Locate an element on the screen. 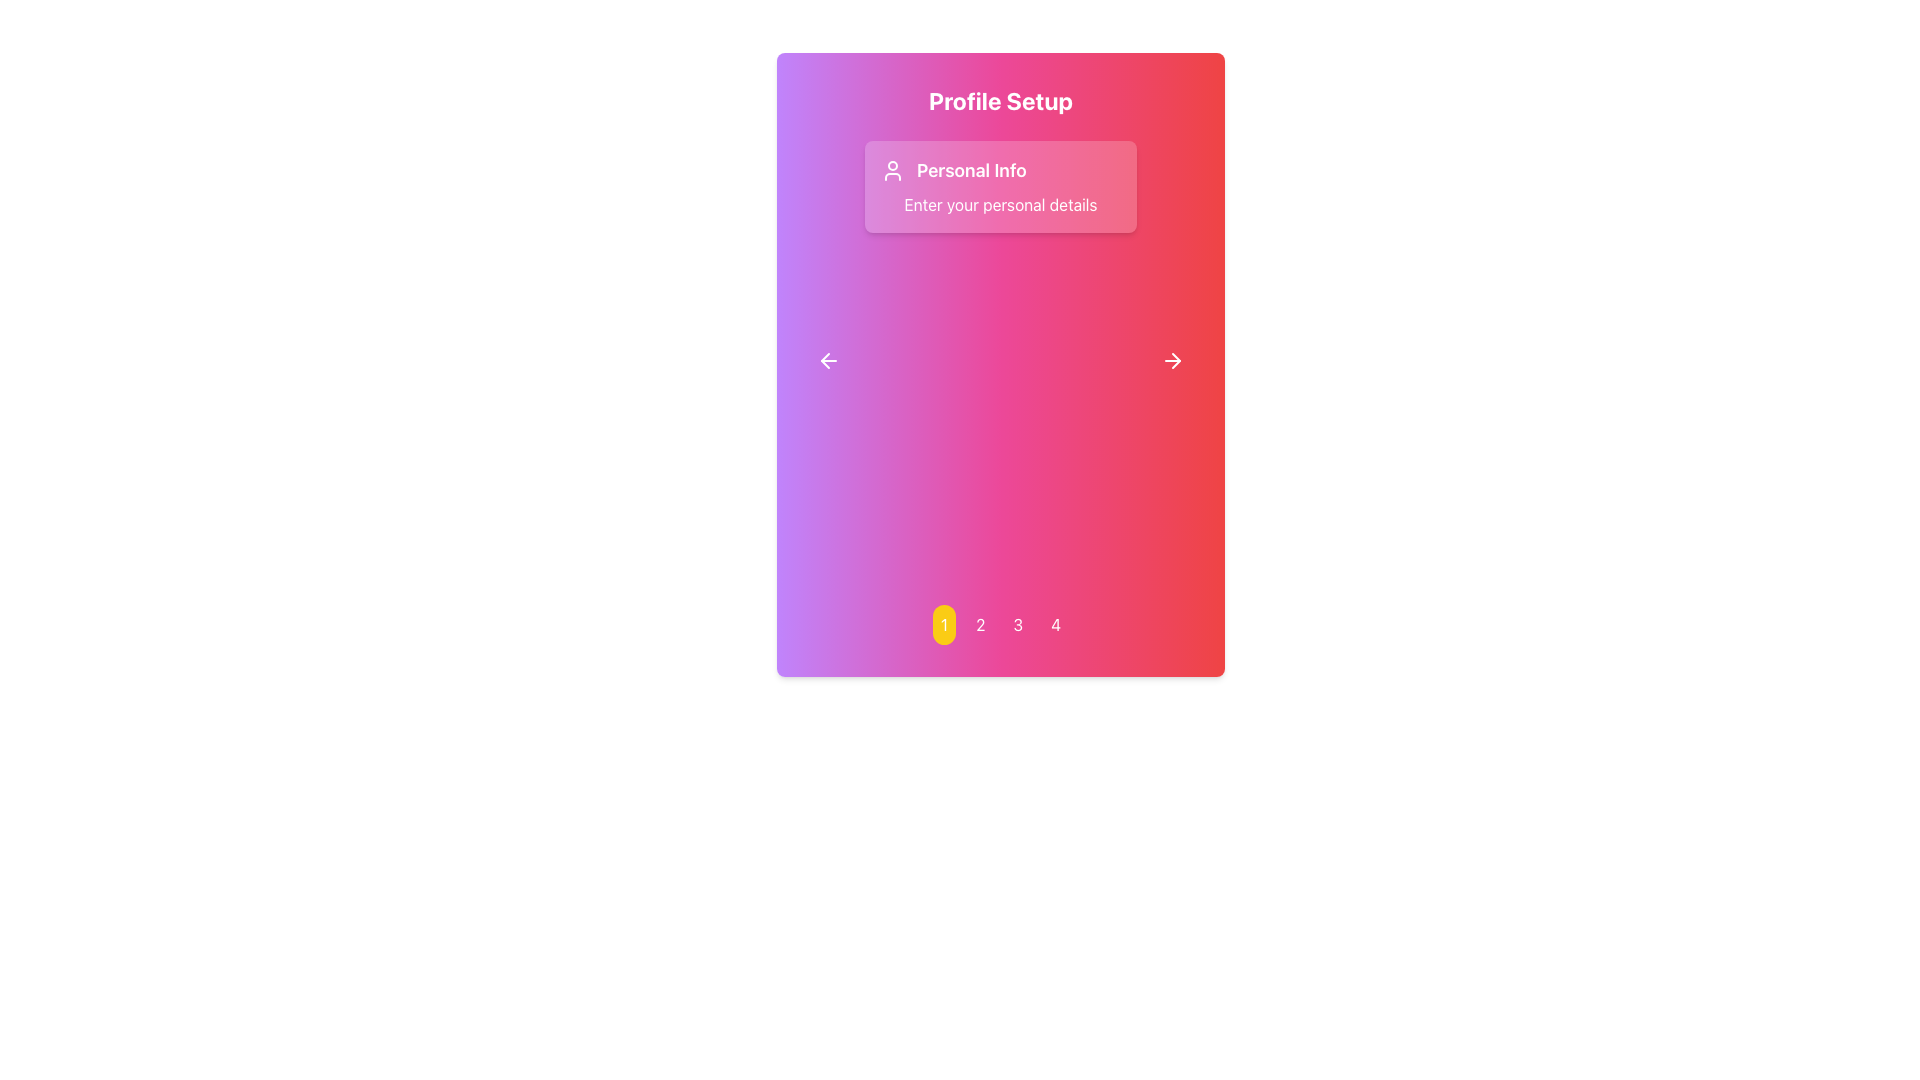 The width and height of the screenshot is (1920, 1080). the first circular button located at the bottom center of the interface, which is used for selecting the first item in a multi-step process is located at coordinates (943, 623).